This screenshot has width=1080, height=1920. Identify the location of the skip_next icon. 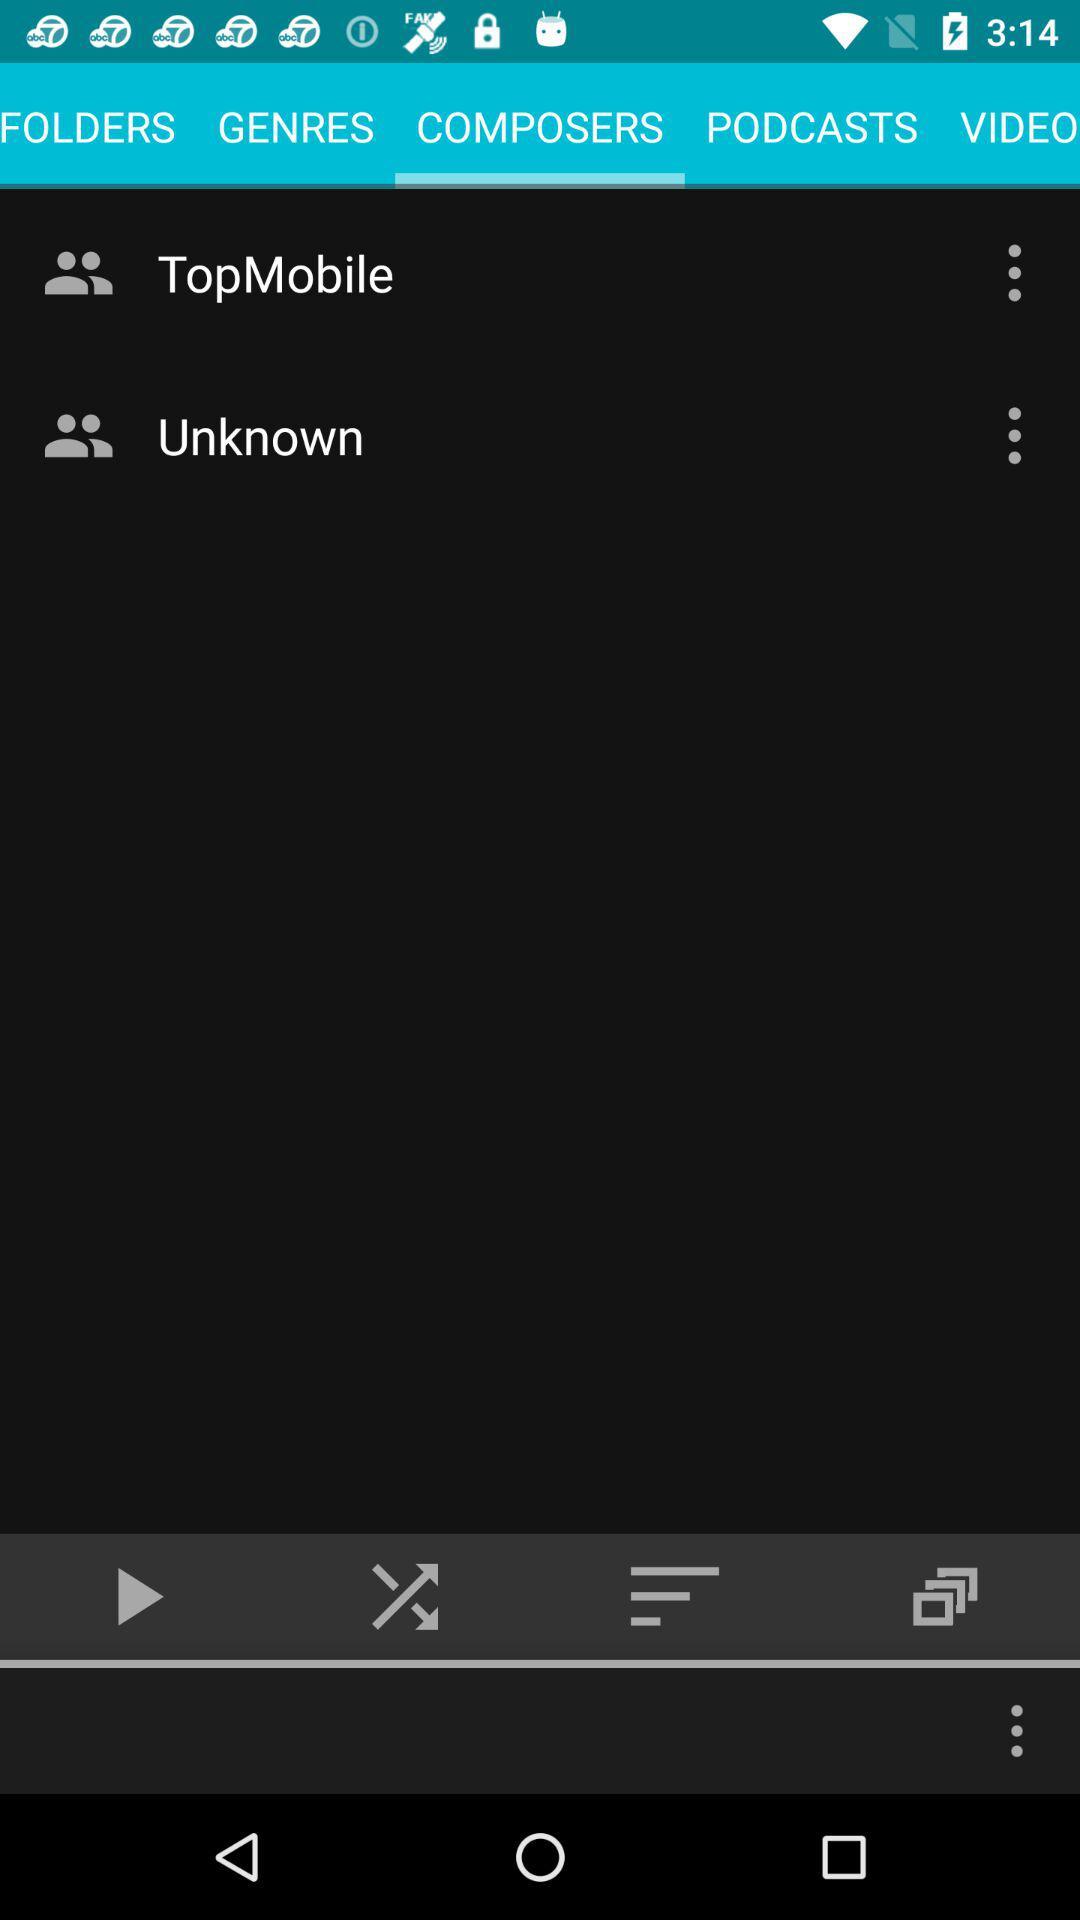
(405, 1595).